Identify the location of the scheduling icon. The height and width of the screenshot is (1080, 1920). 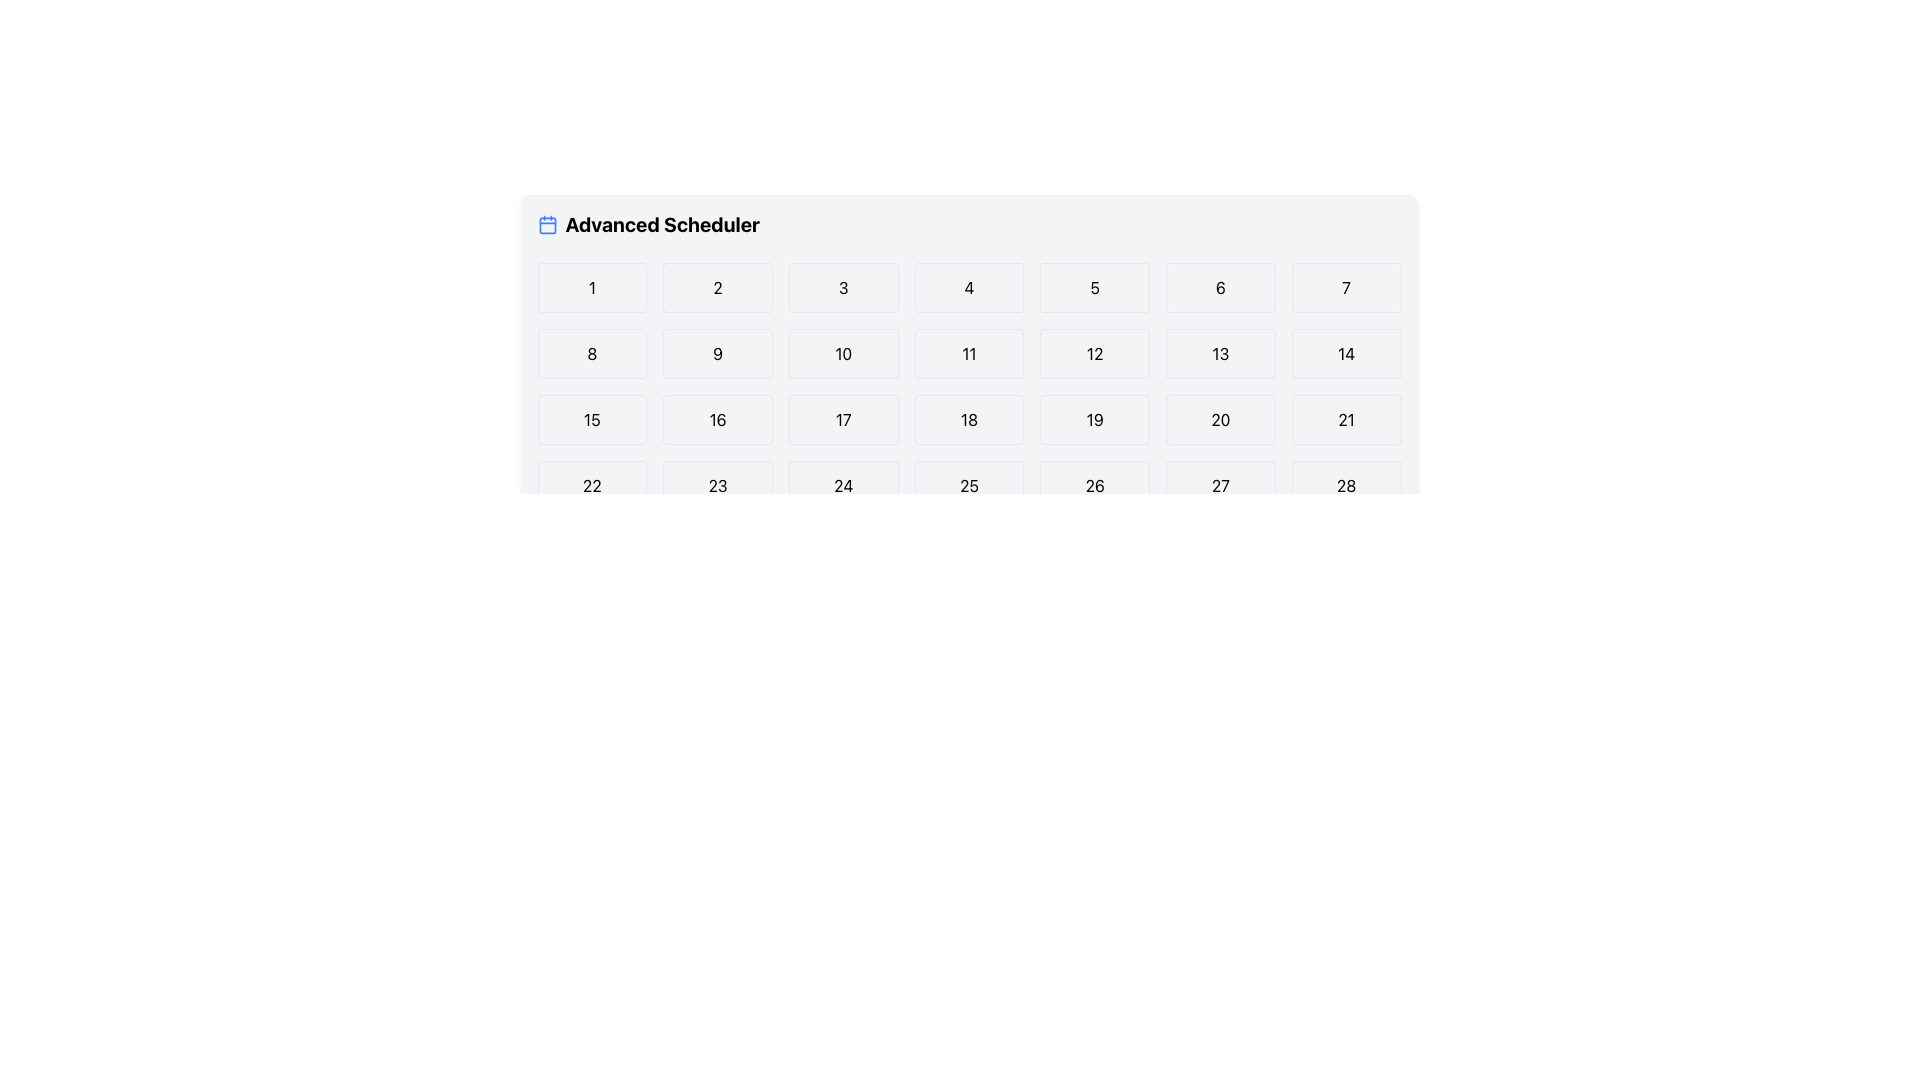
(547, 224).